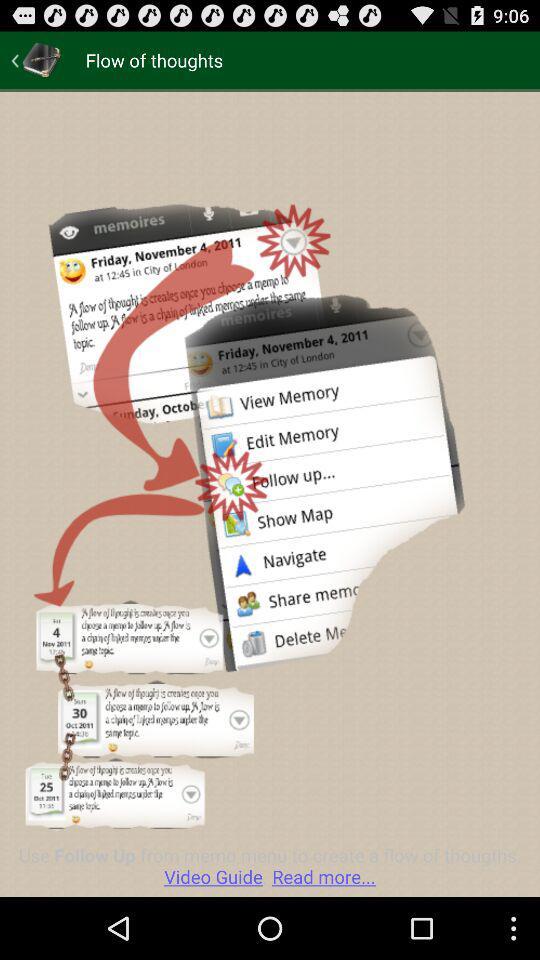 Image resolution: width=540 pixels, height=960 pixels. What do you see at coordinates (36, 59) in the screenshot?
I see `the icon at the top left corner` at bounding box center [36, 59].